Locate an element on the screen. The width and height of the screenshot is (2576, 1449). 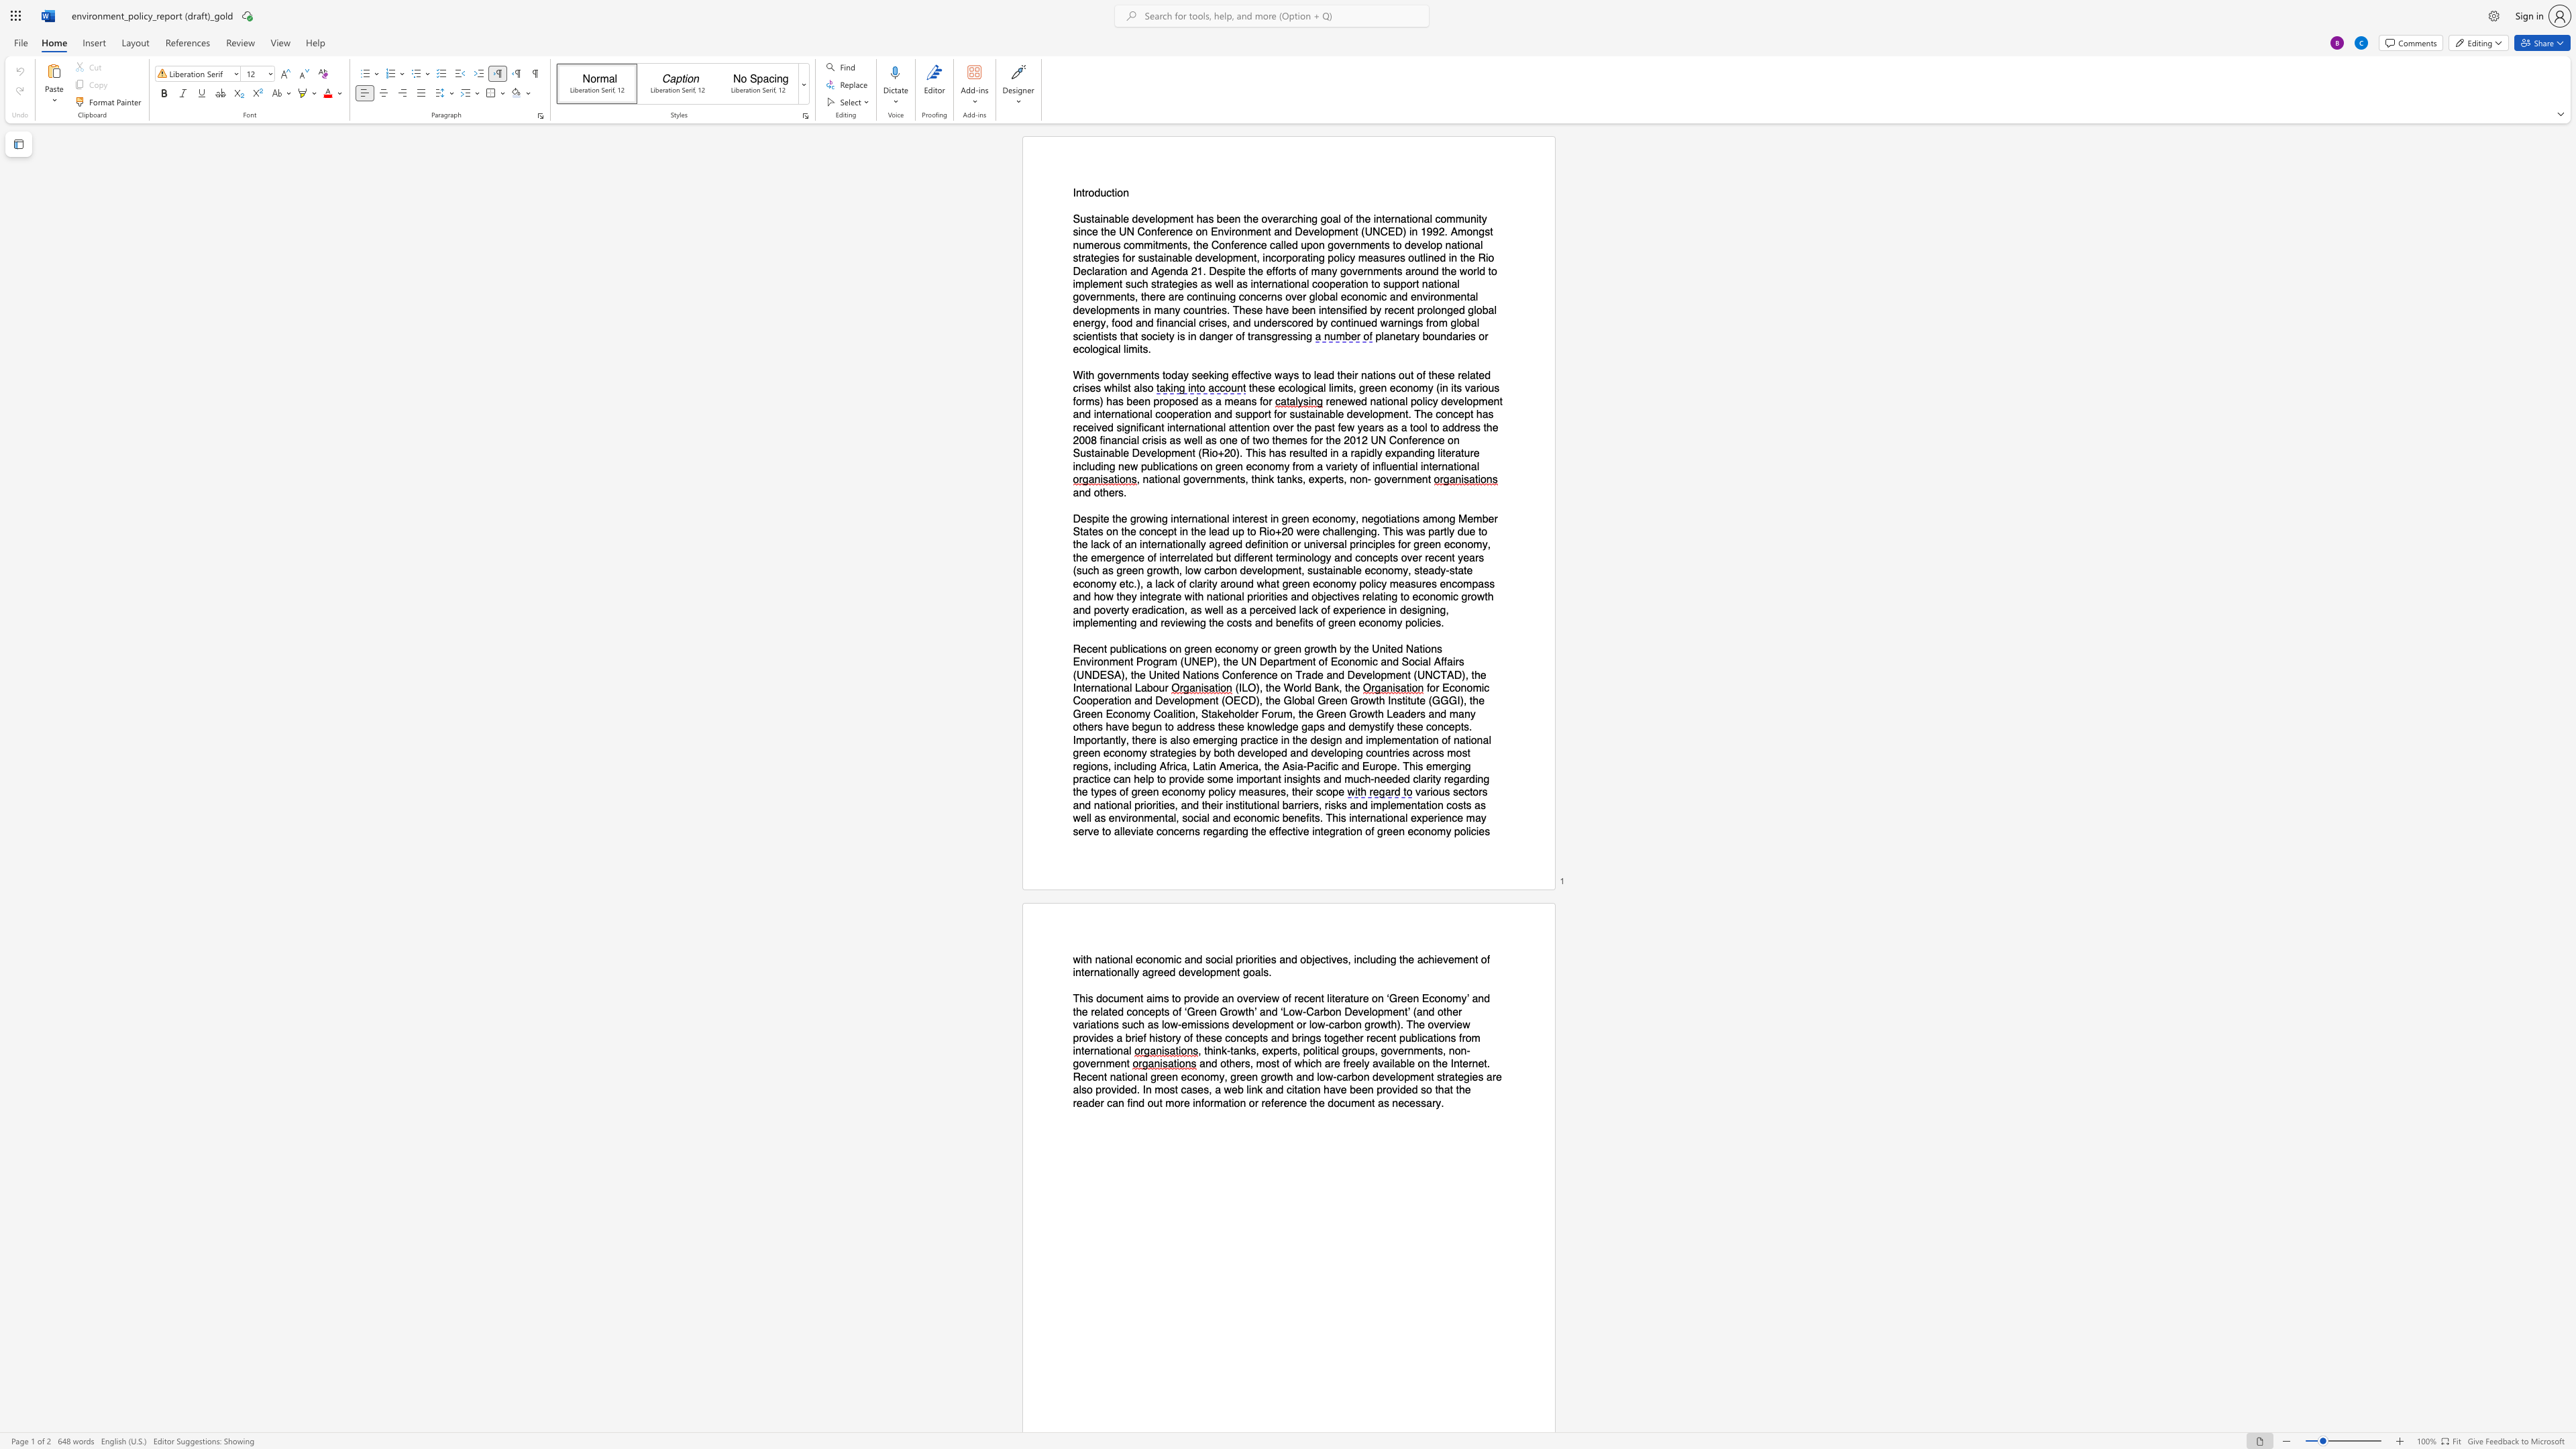
the subset text "ation o" within the text "for Economic Cooperation and Development (OECD), the Global Green Growth Institute (GGGI), the Green Economy Coalition, Stakeholder Forum, the Green Growth Leaders and many others have begun to address these knowledge gaps and demystify these concepts. Importantly, there is also emerging practice in the design and implementation of national green economy strategies by both developed and developing countries across most regions, including Africa, Latin America, the Asia‐Pacific and Europe. This emerging practice can help to provide some important insights and much‐needed clarity" is located at coordinates (1415, 739).